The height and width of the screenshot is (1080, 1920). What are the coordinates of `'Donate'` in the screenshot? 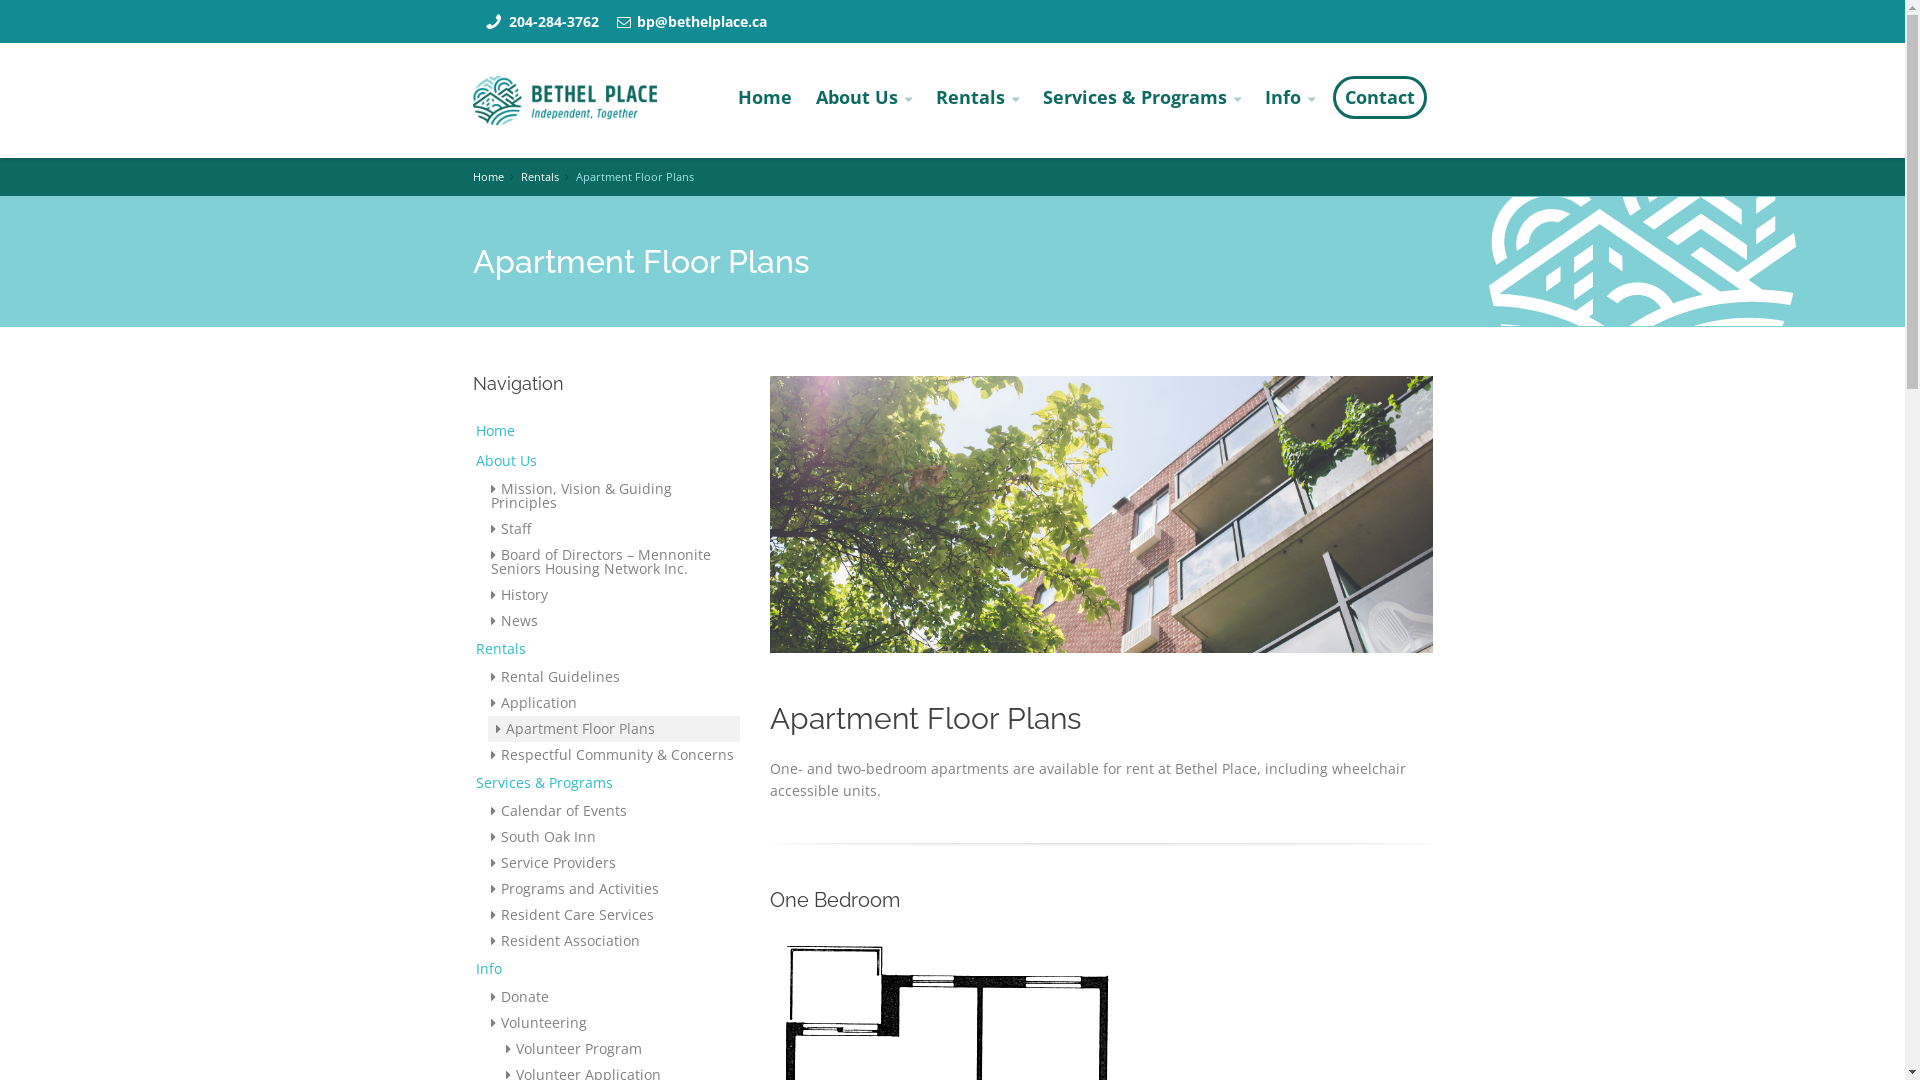 It's located at (613, 996).